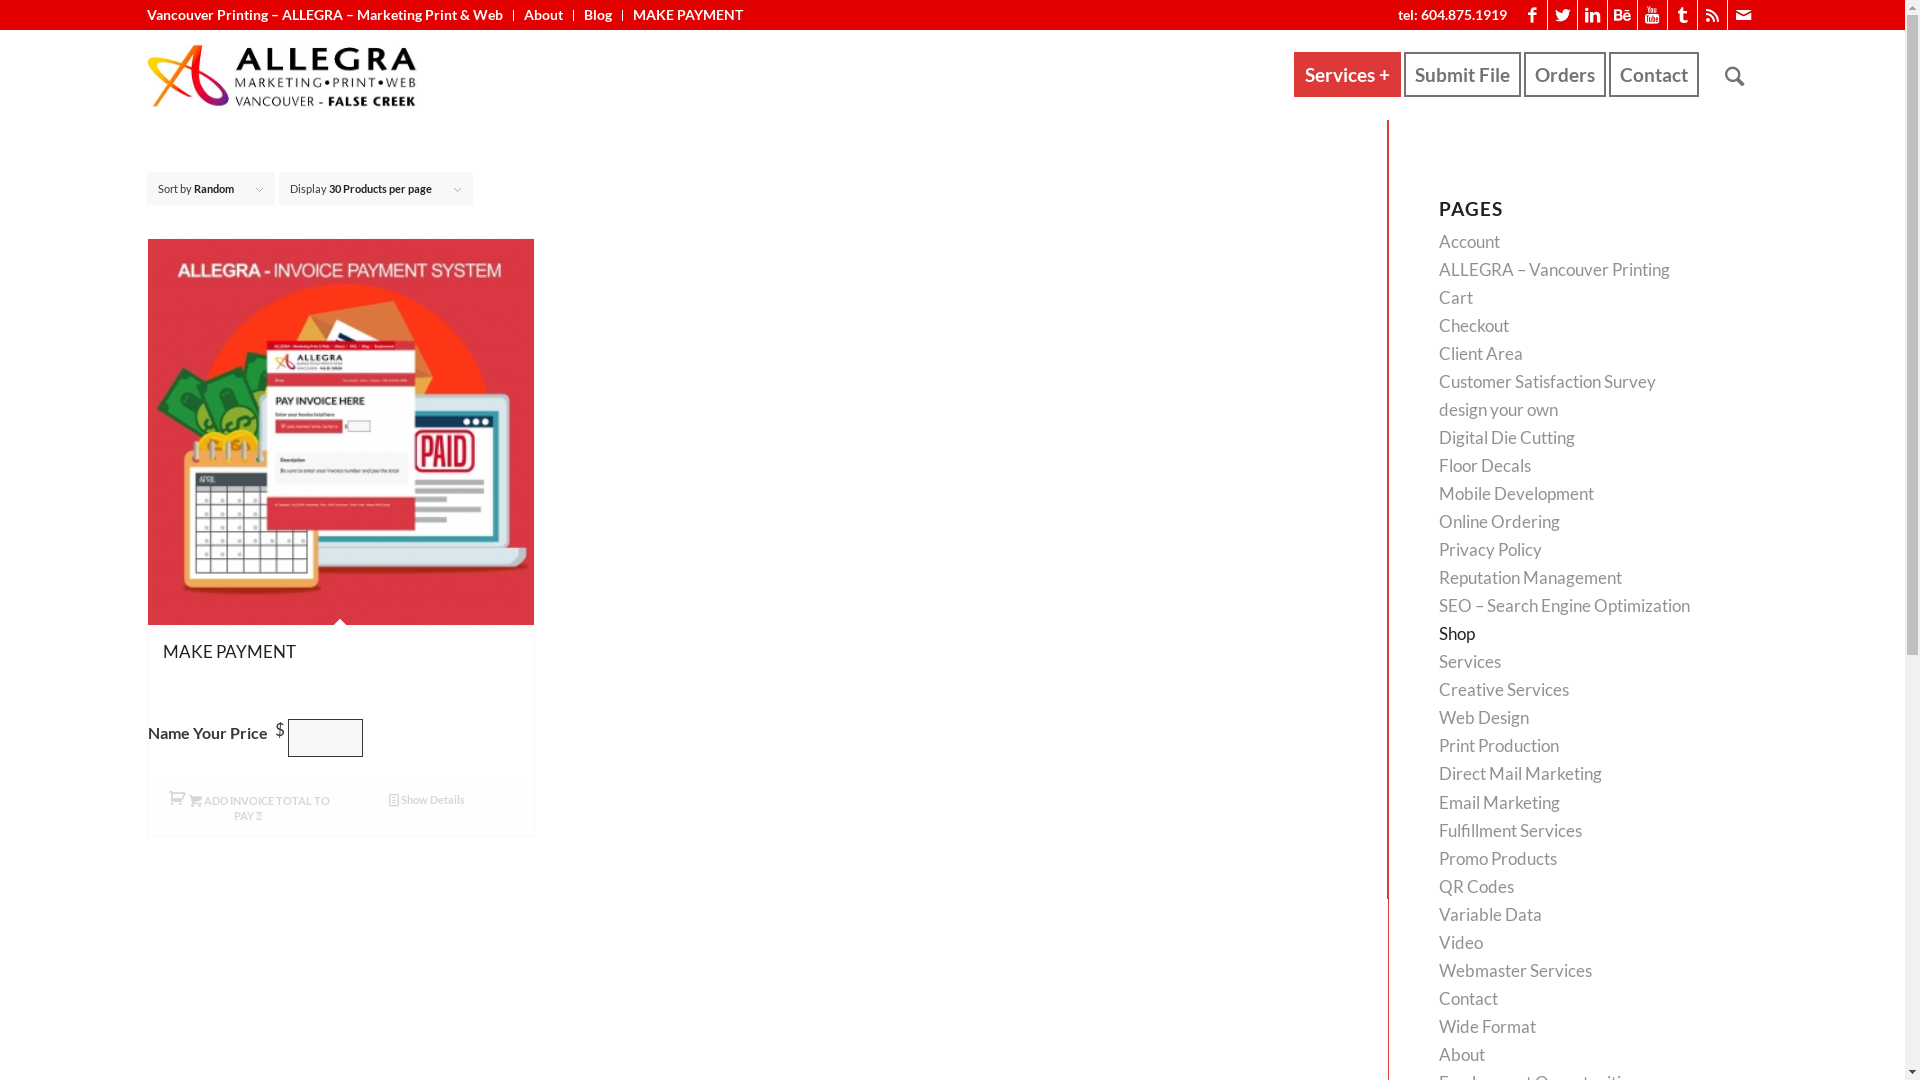  Describe the element at coordinates (1497, 857) in the screenshot. I see `'Promo Products'` at that location.